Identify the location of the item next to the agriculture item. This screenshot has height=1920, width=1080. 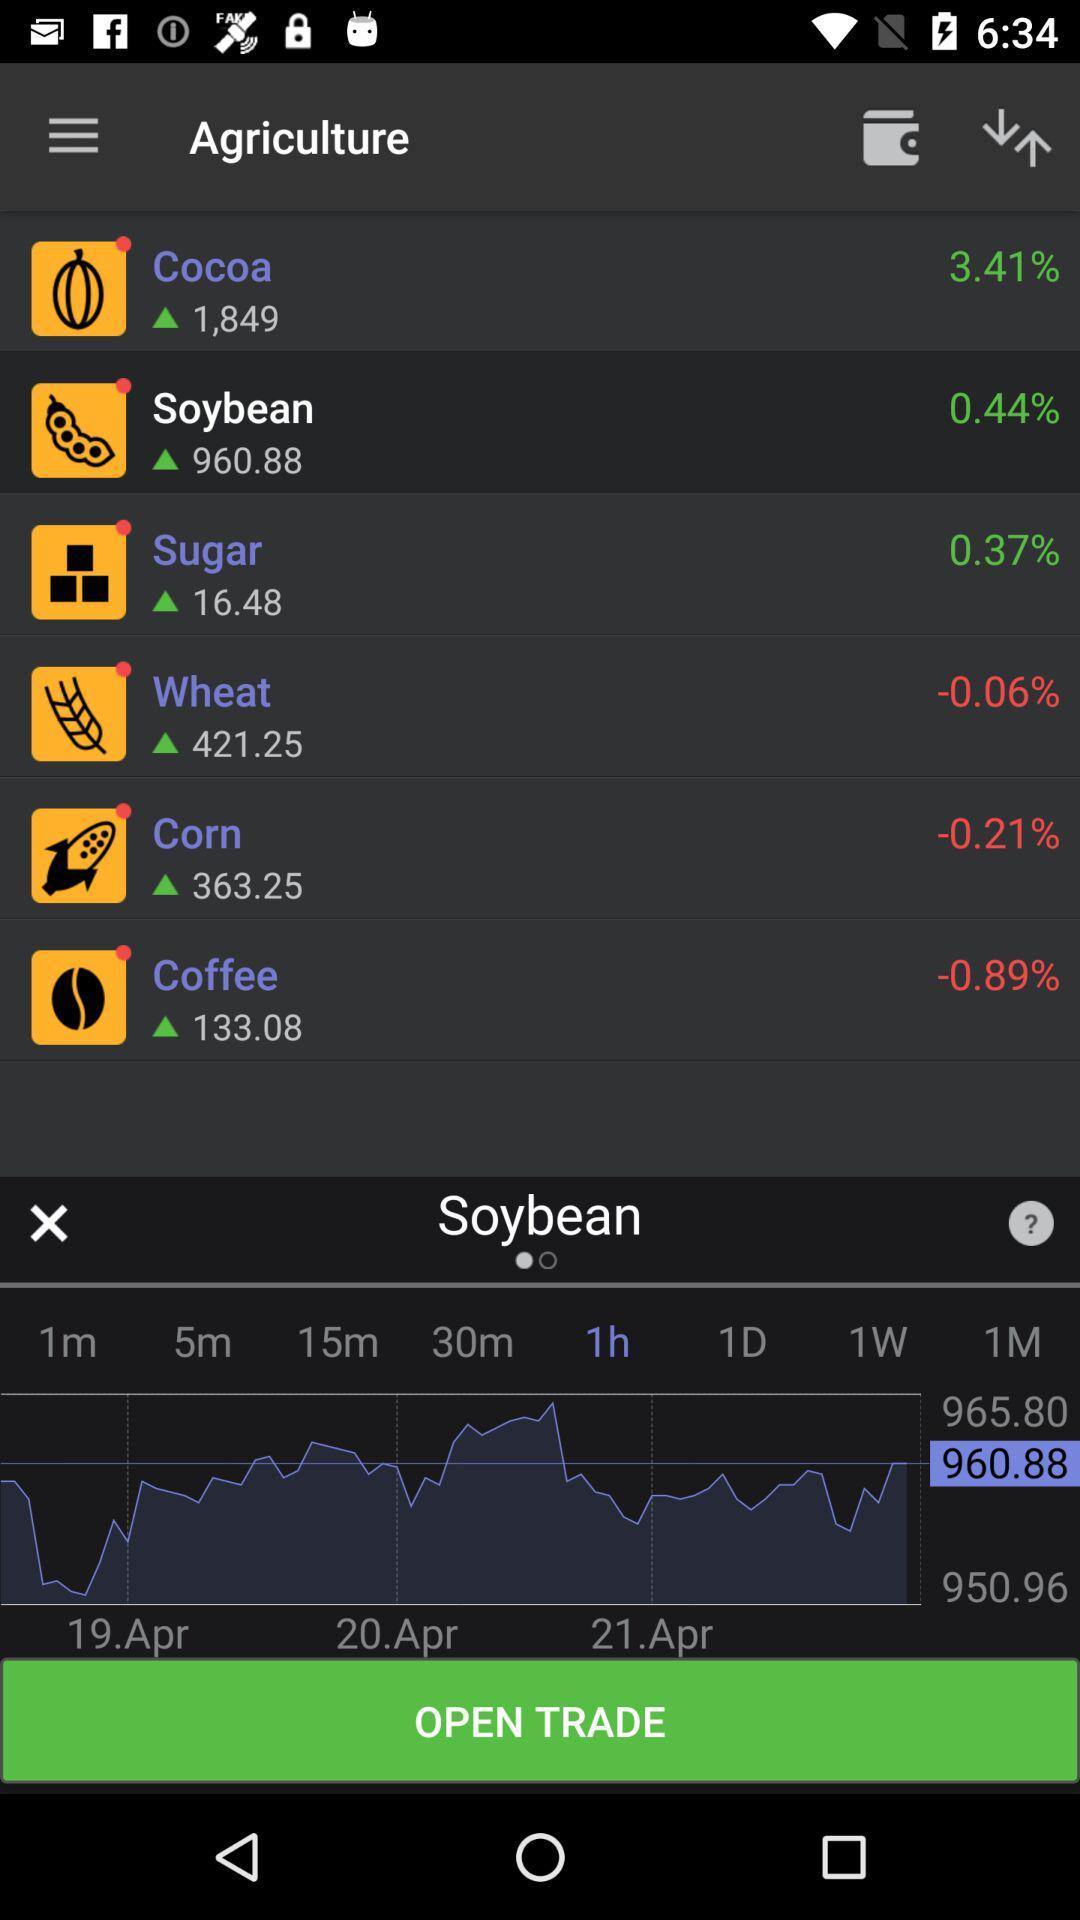
(890, 135).